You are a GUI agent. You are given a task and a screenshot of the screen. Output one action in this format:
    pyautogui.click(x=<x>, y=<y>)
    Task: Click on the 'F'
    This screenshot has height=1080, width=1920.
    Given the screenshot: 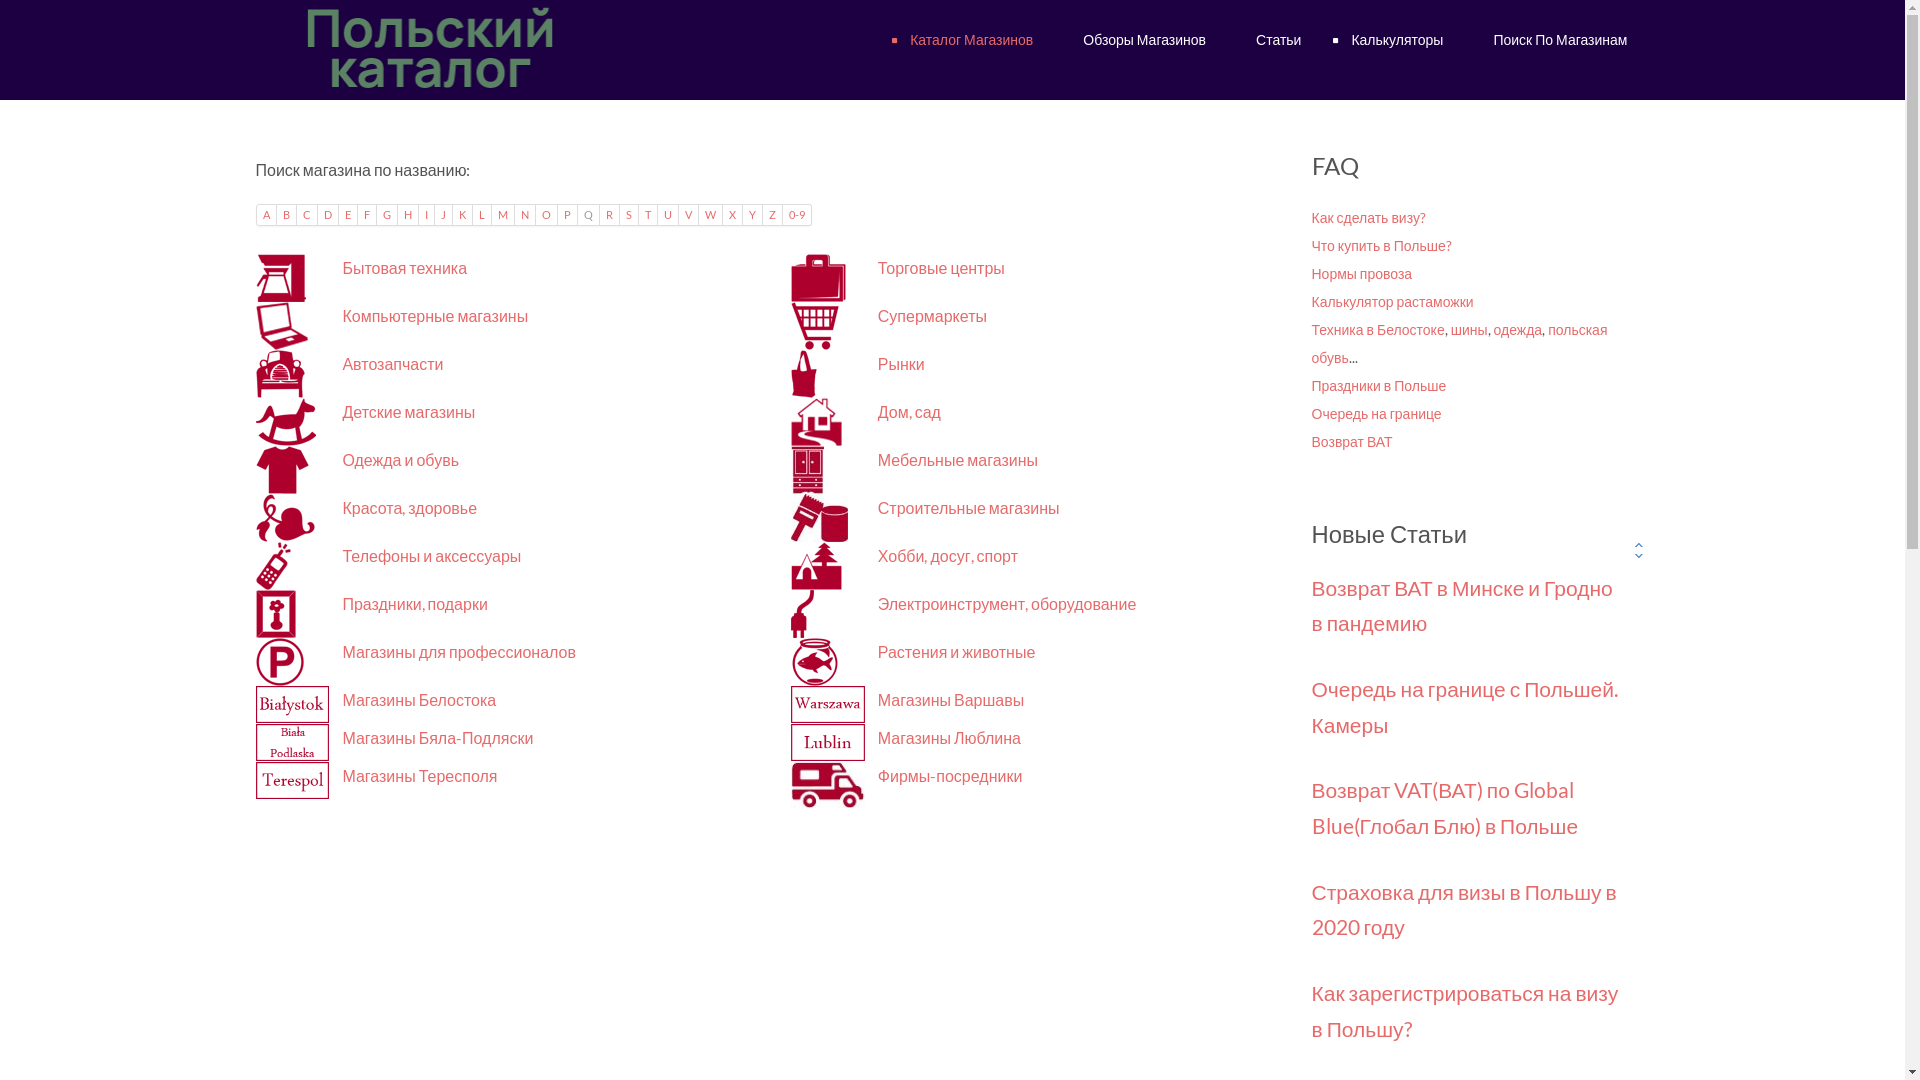 What is the action you would take?
    pyautogui.click(x=367, y=215)
    